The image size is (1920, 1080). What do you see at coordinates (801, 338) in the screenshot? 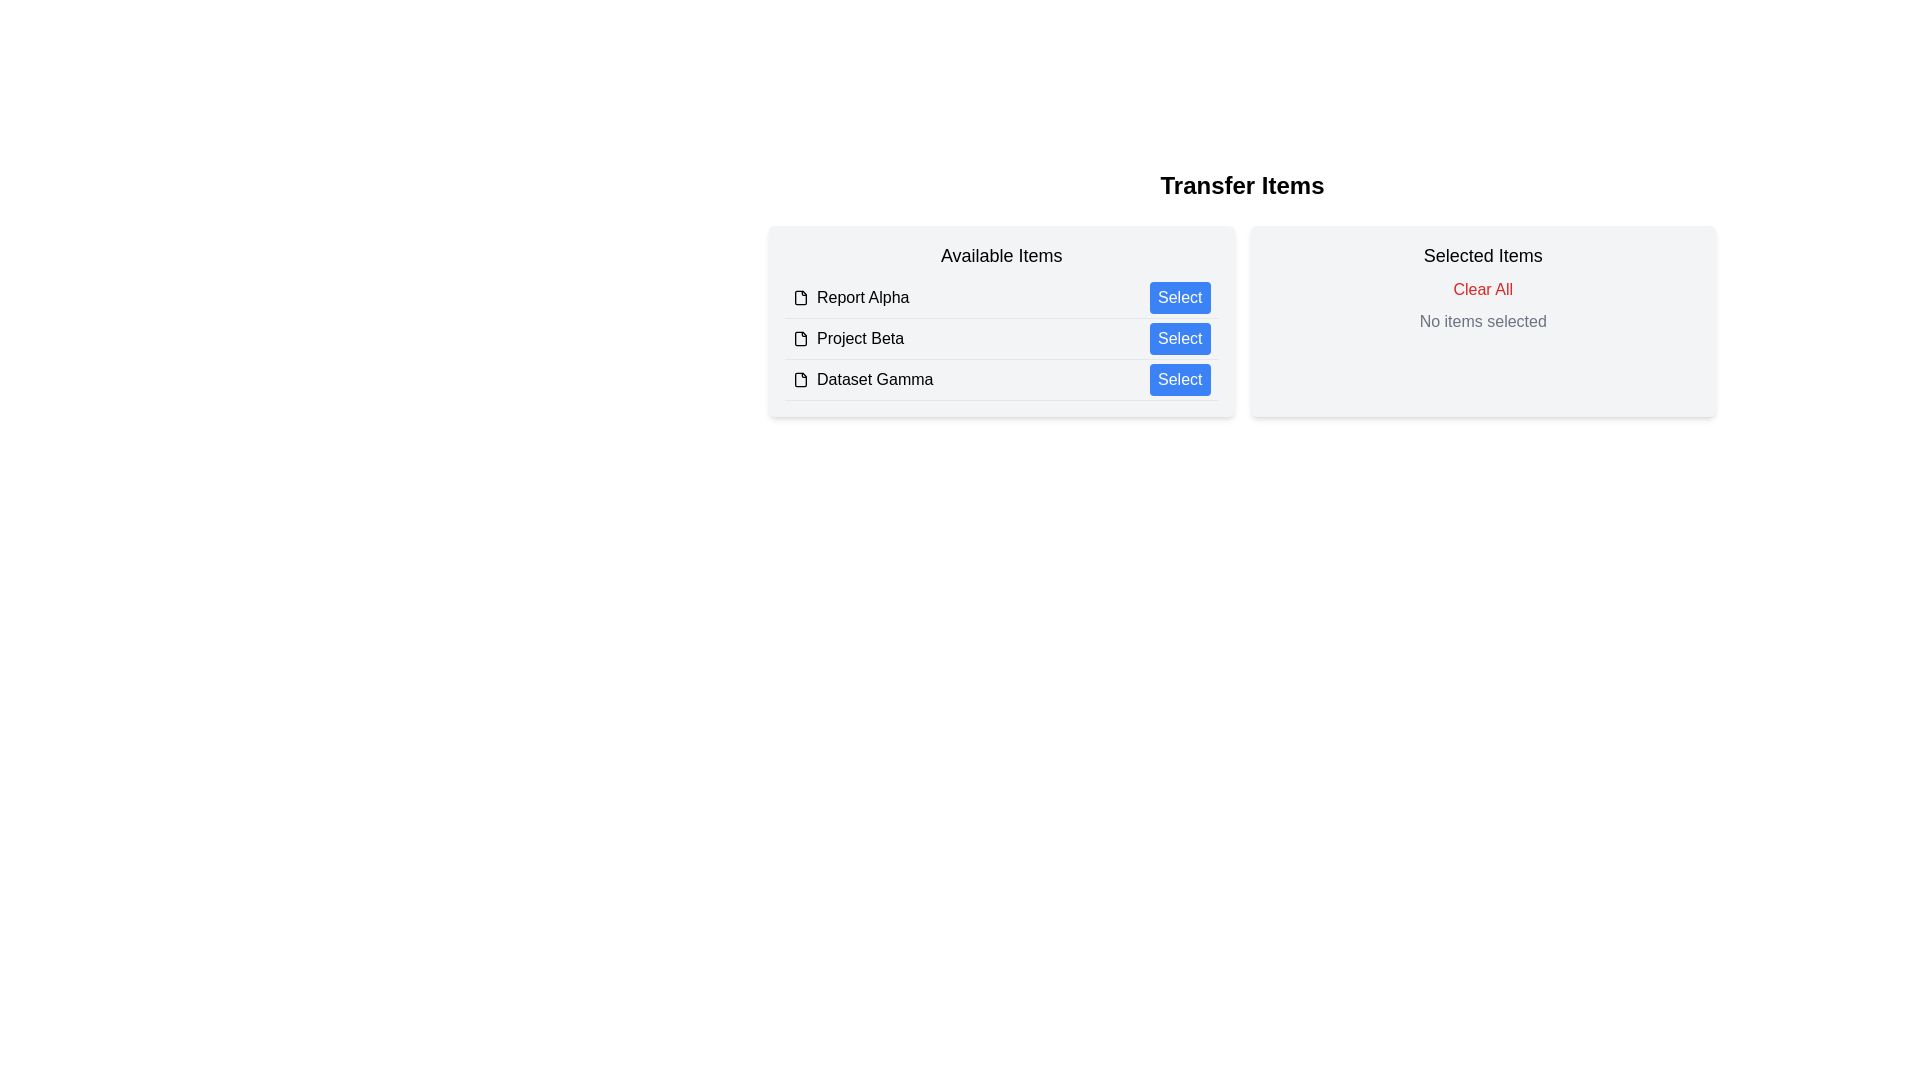
I see `the document icon representing the 'Project Beta' entry in the left panel under the 'Available Items' section` at bounding box center [801, 338].